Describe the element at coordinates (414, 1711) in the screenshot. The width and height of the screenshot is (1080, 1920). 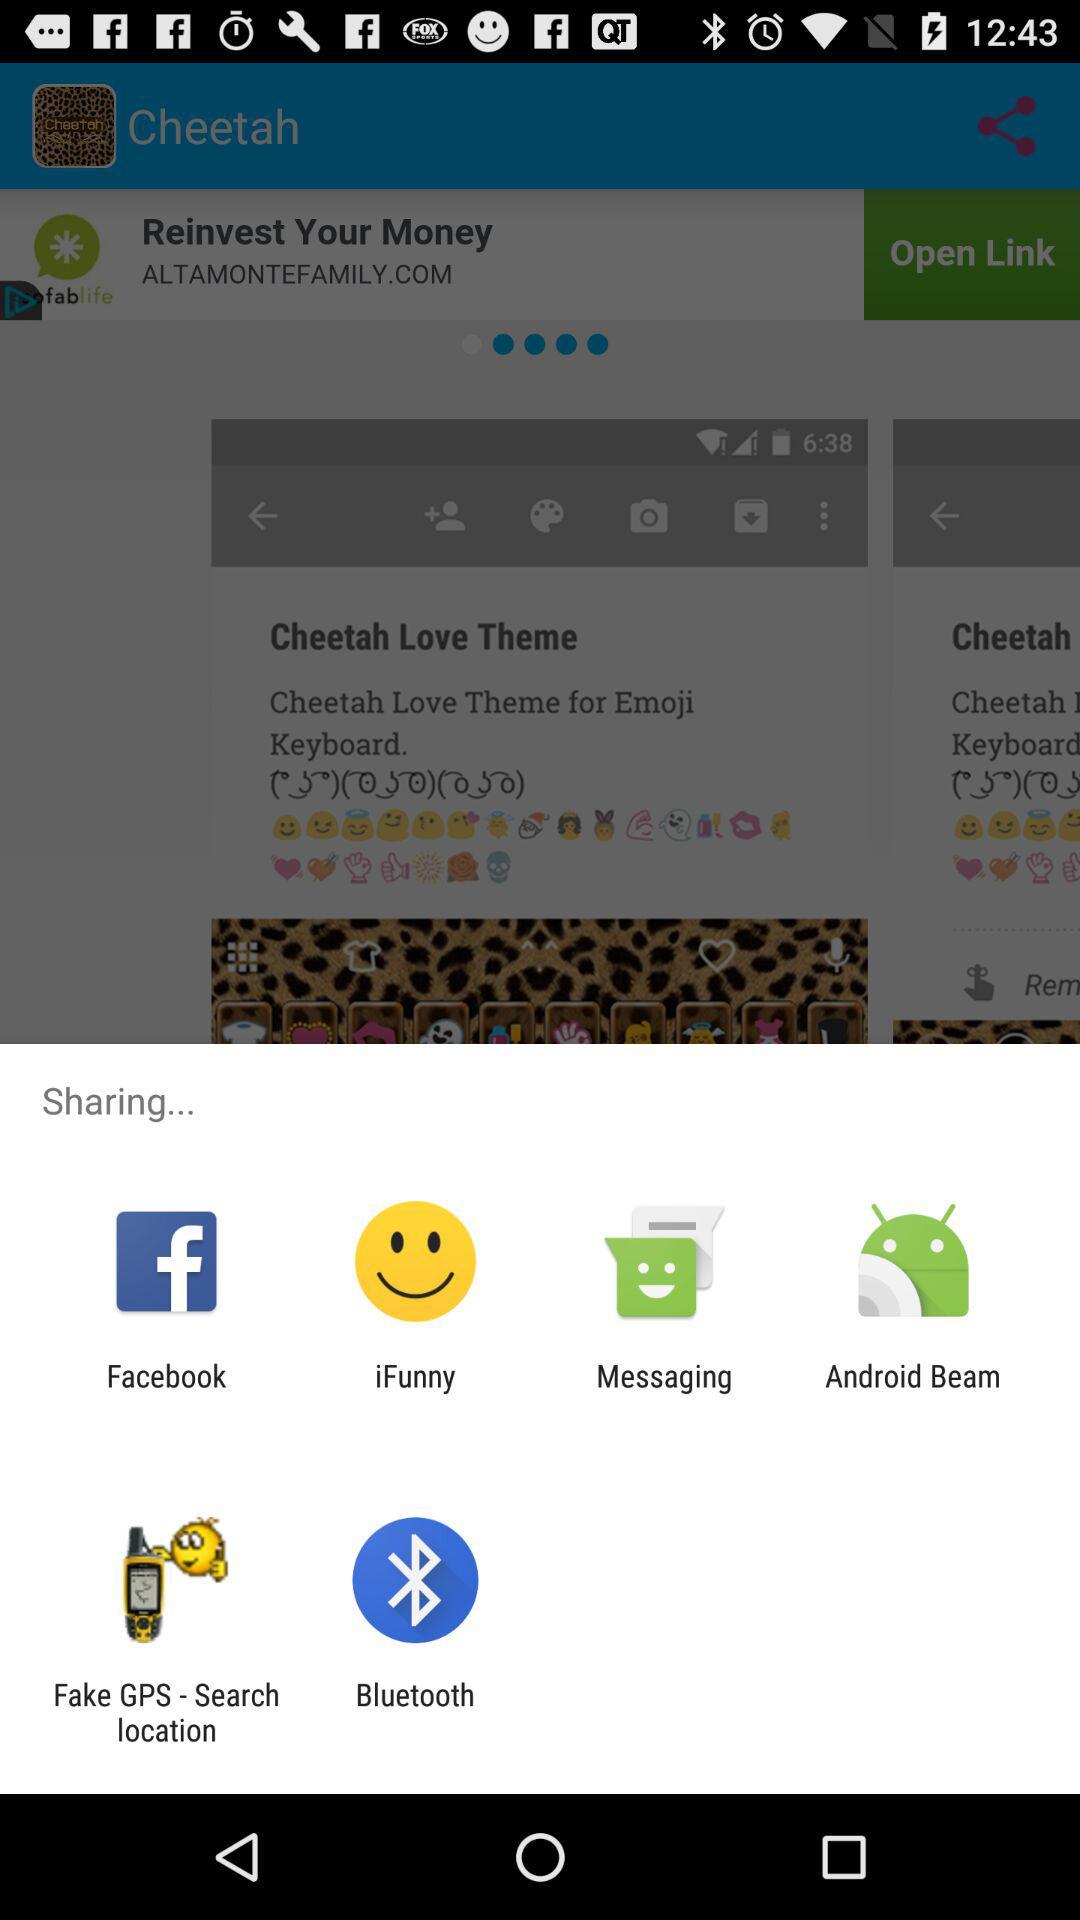
I see `app to the right of the fake gps search item` at that location.